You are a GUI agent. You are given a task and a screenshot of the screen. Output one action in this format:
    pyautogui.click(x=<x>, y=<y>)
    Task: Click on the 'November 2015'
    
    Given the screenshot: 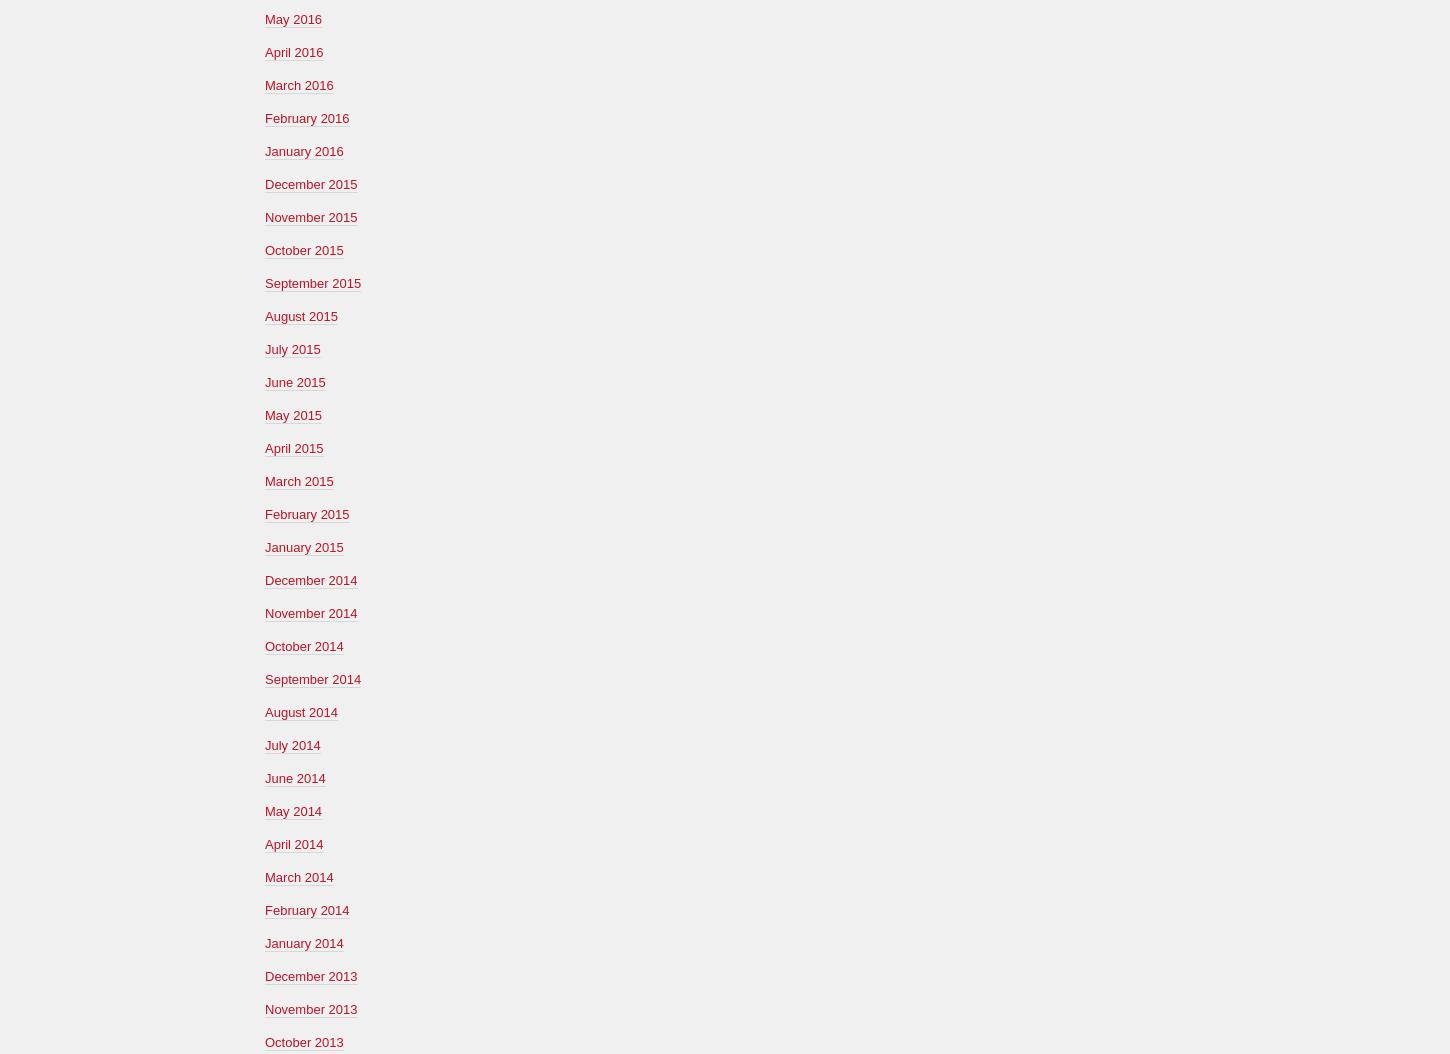 What is the action you would take?
    pyautogui.click(x=311, y=216)
    